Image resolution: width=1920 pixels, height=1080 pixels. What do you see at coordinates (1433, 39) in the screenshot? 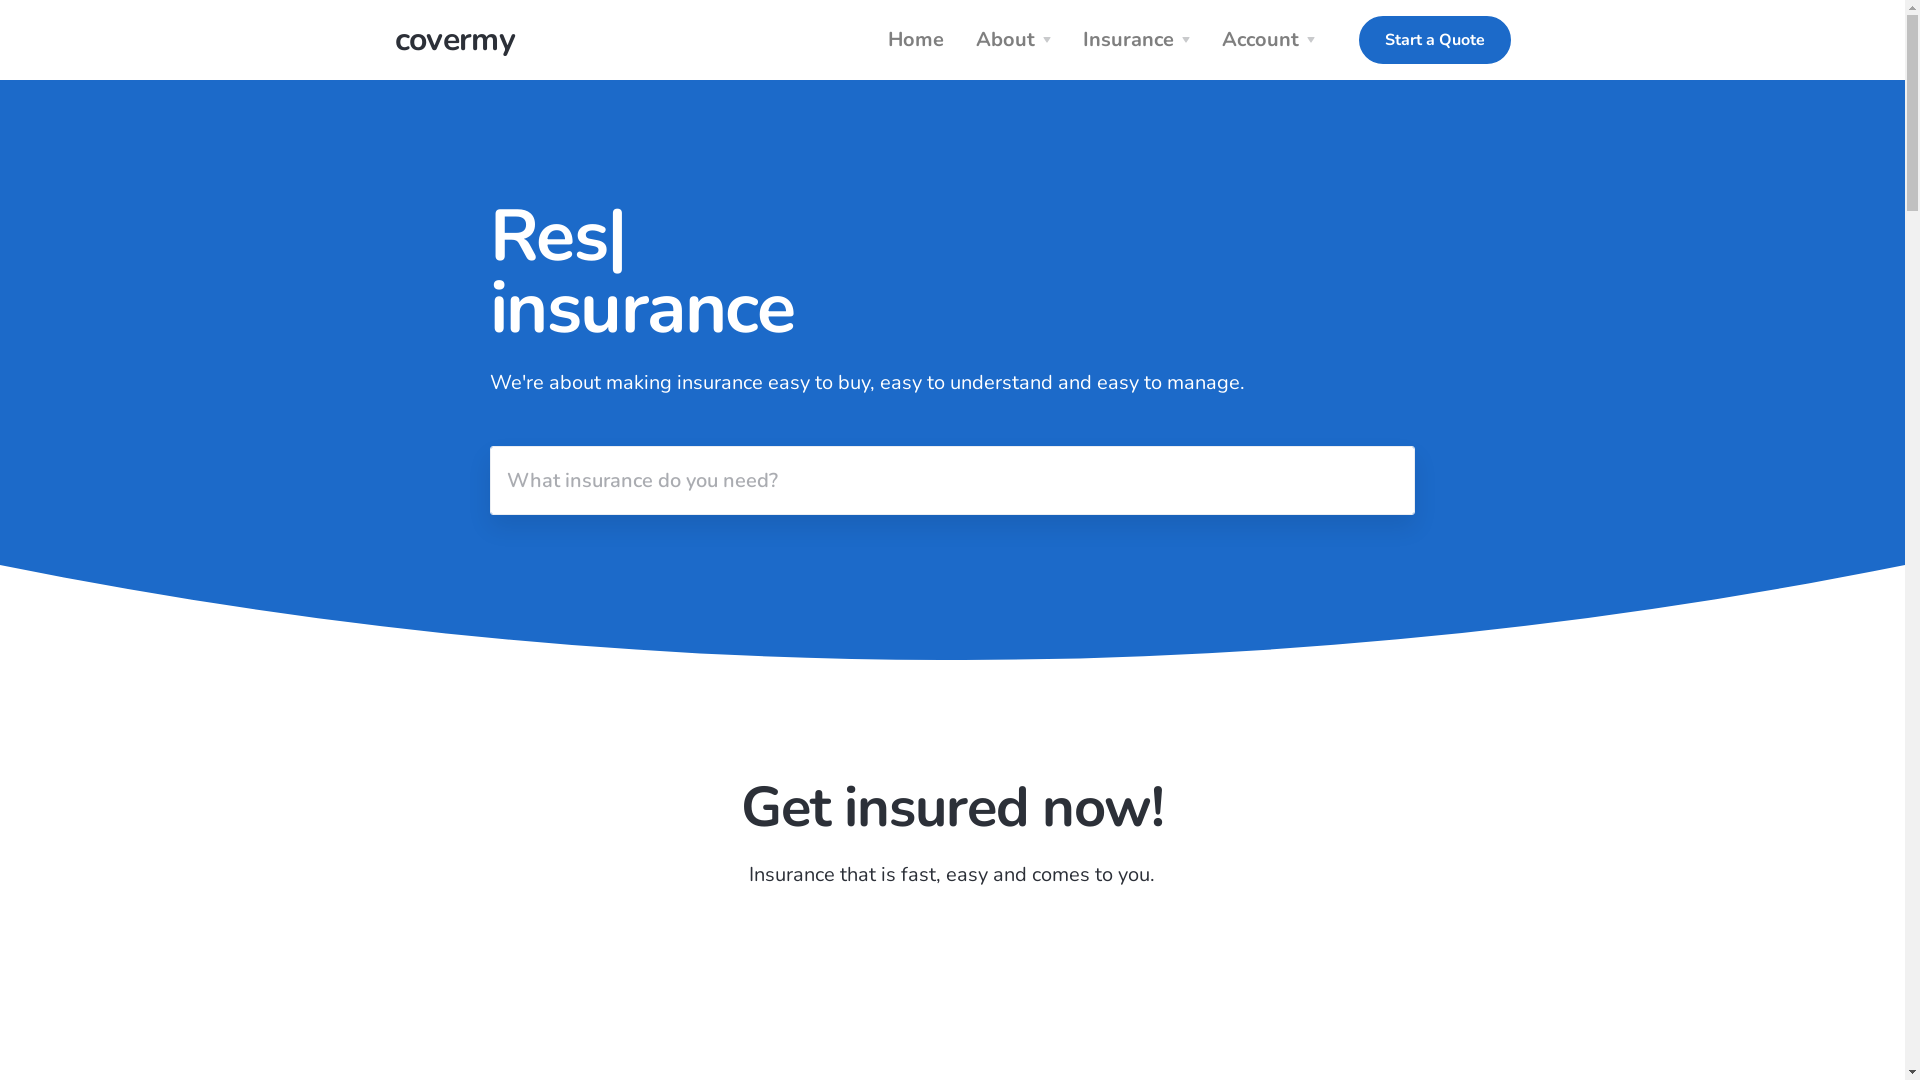
I see `'Start a Quote'` at bounding box center [1433, 39].